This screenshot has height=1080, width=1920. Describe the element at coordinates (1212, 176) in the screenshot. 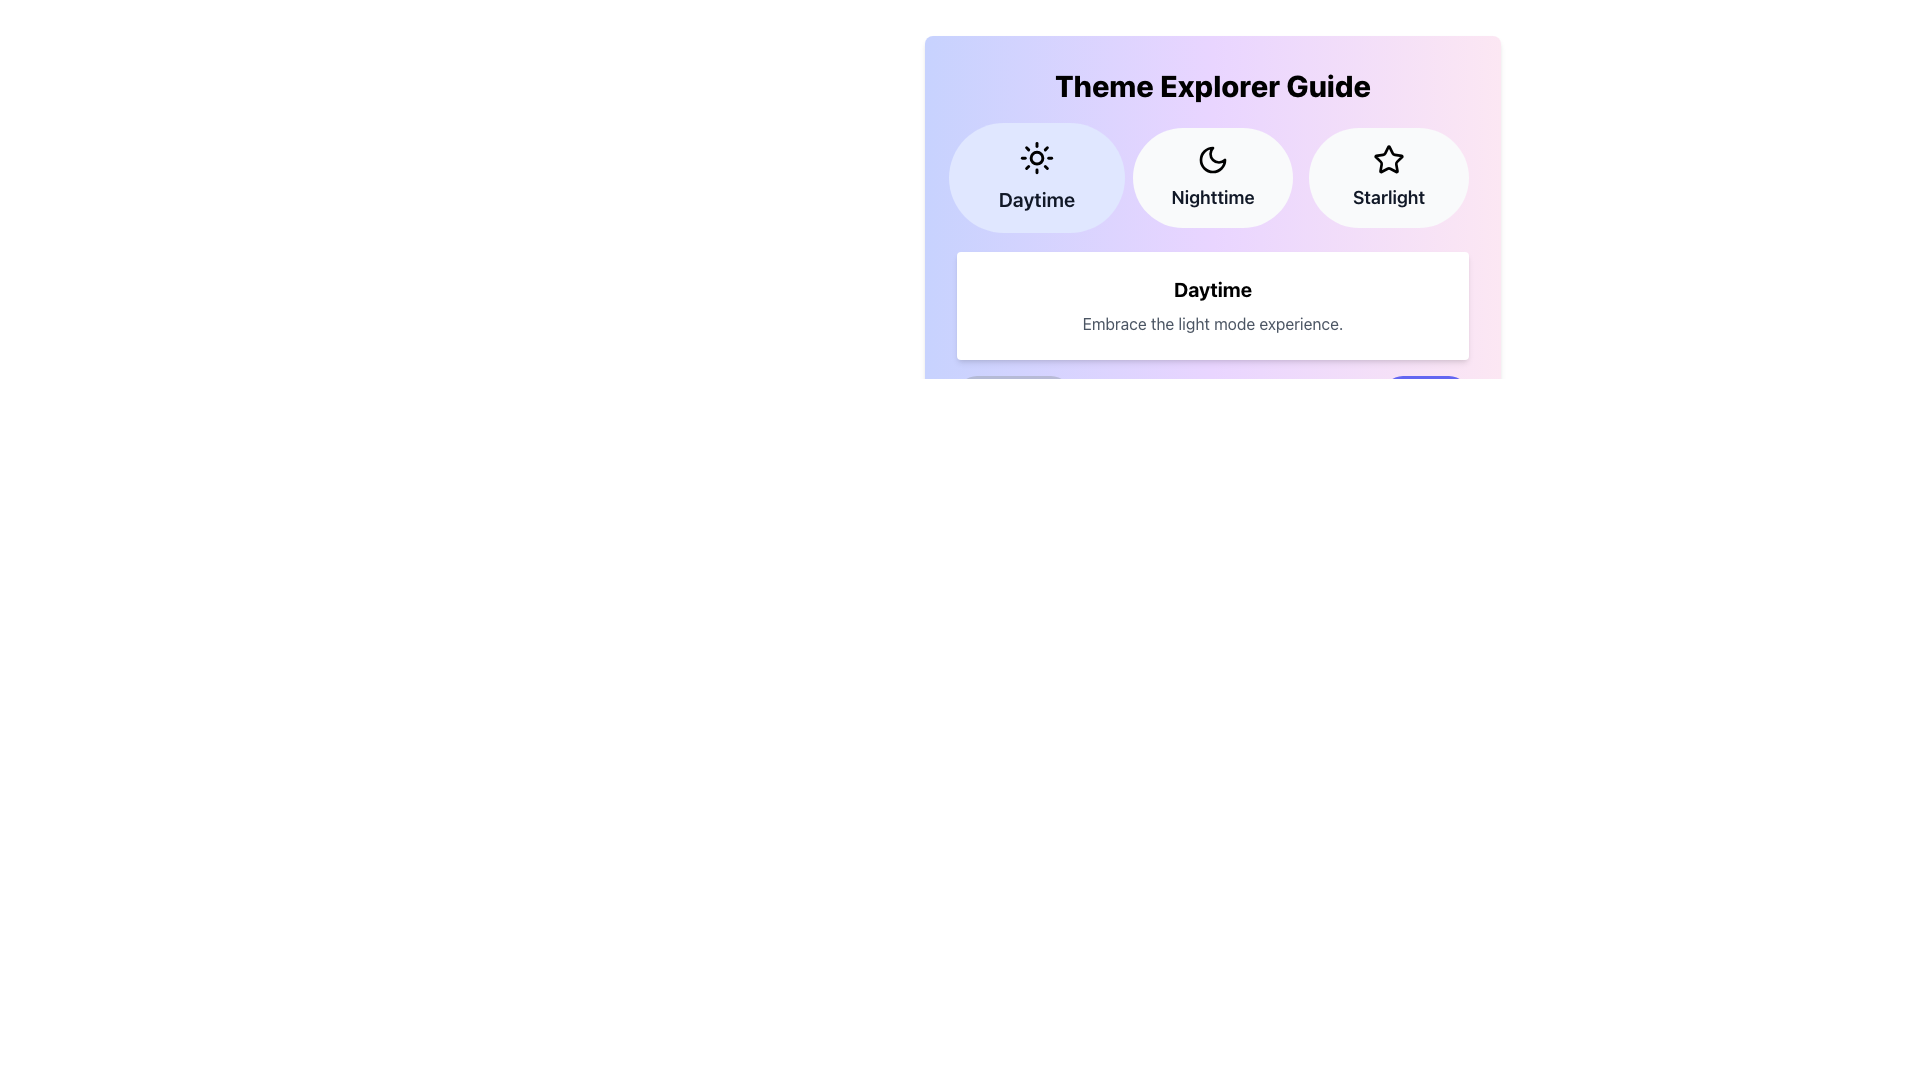

I see `the circular 'Nighttime' button with a crescent moon icon` at that location.